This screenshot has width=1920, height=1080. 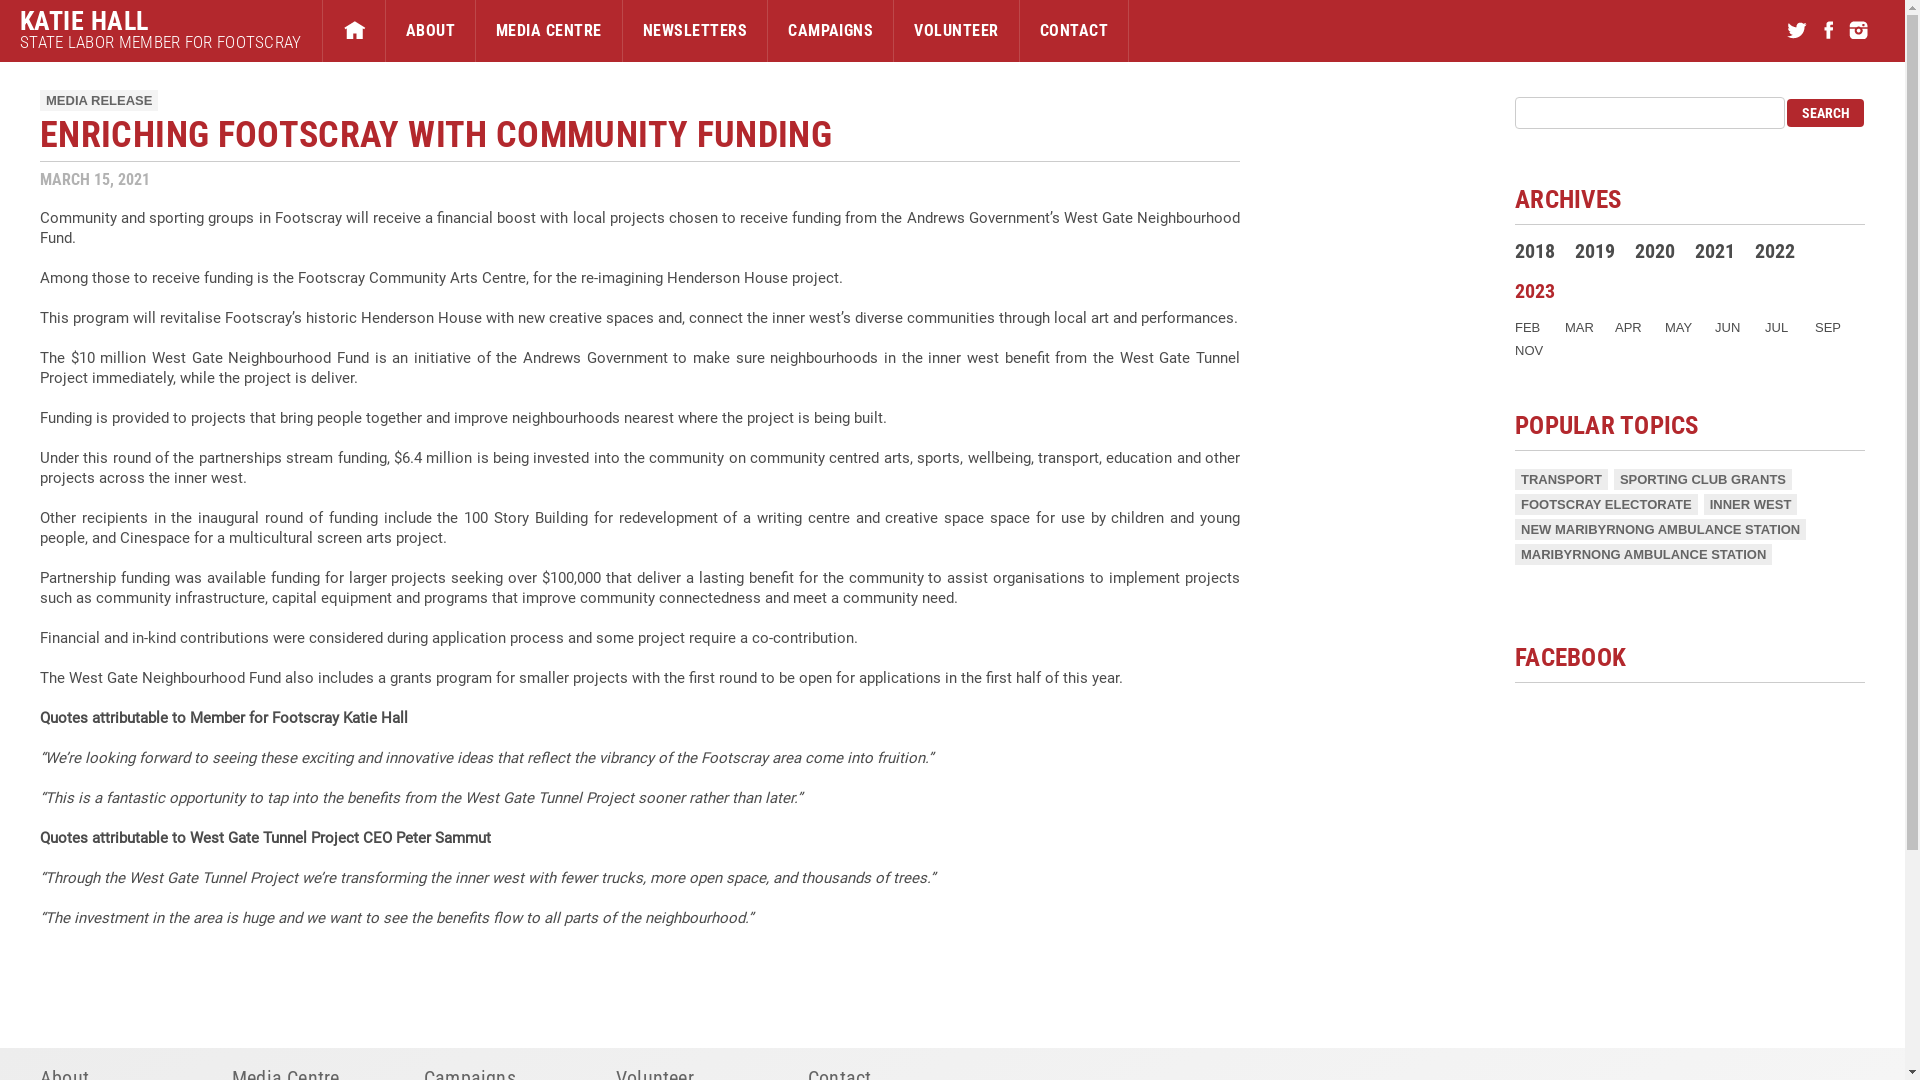 I want to click on 'HOME', so click(x=322, y=30).